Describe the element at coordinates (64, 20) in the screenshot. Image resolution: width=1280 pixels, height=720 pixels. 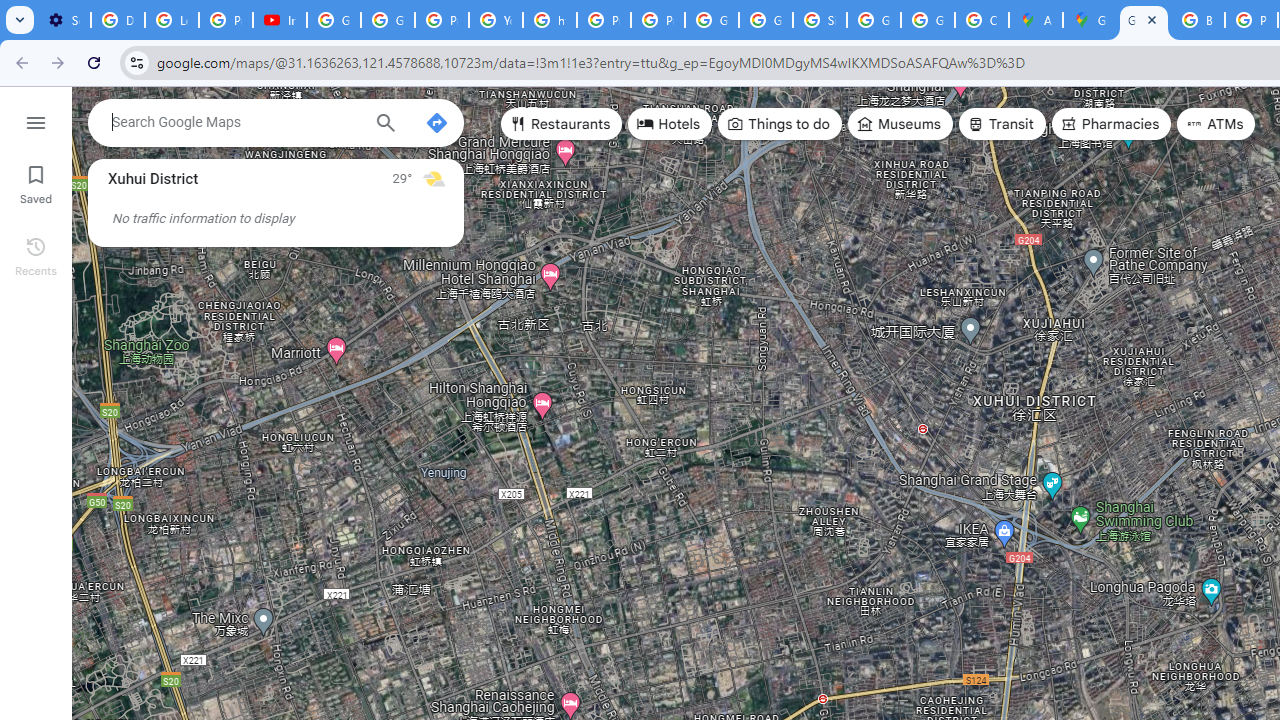
I see `'Settings - Customize profile'` at that location.